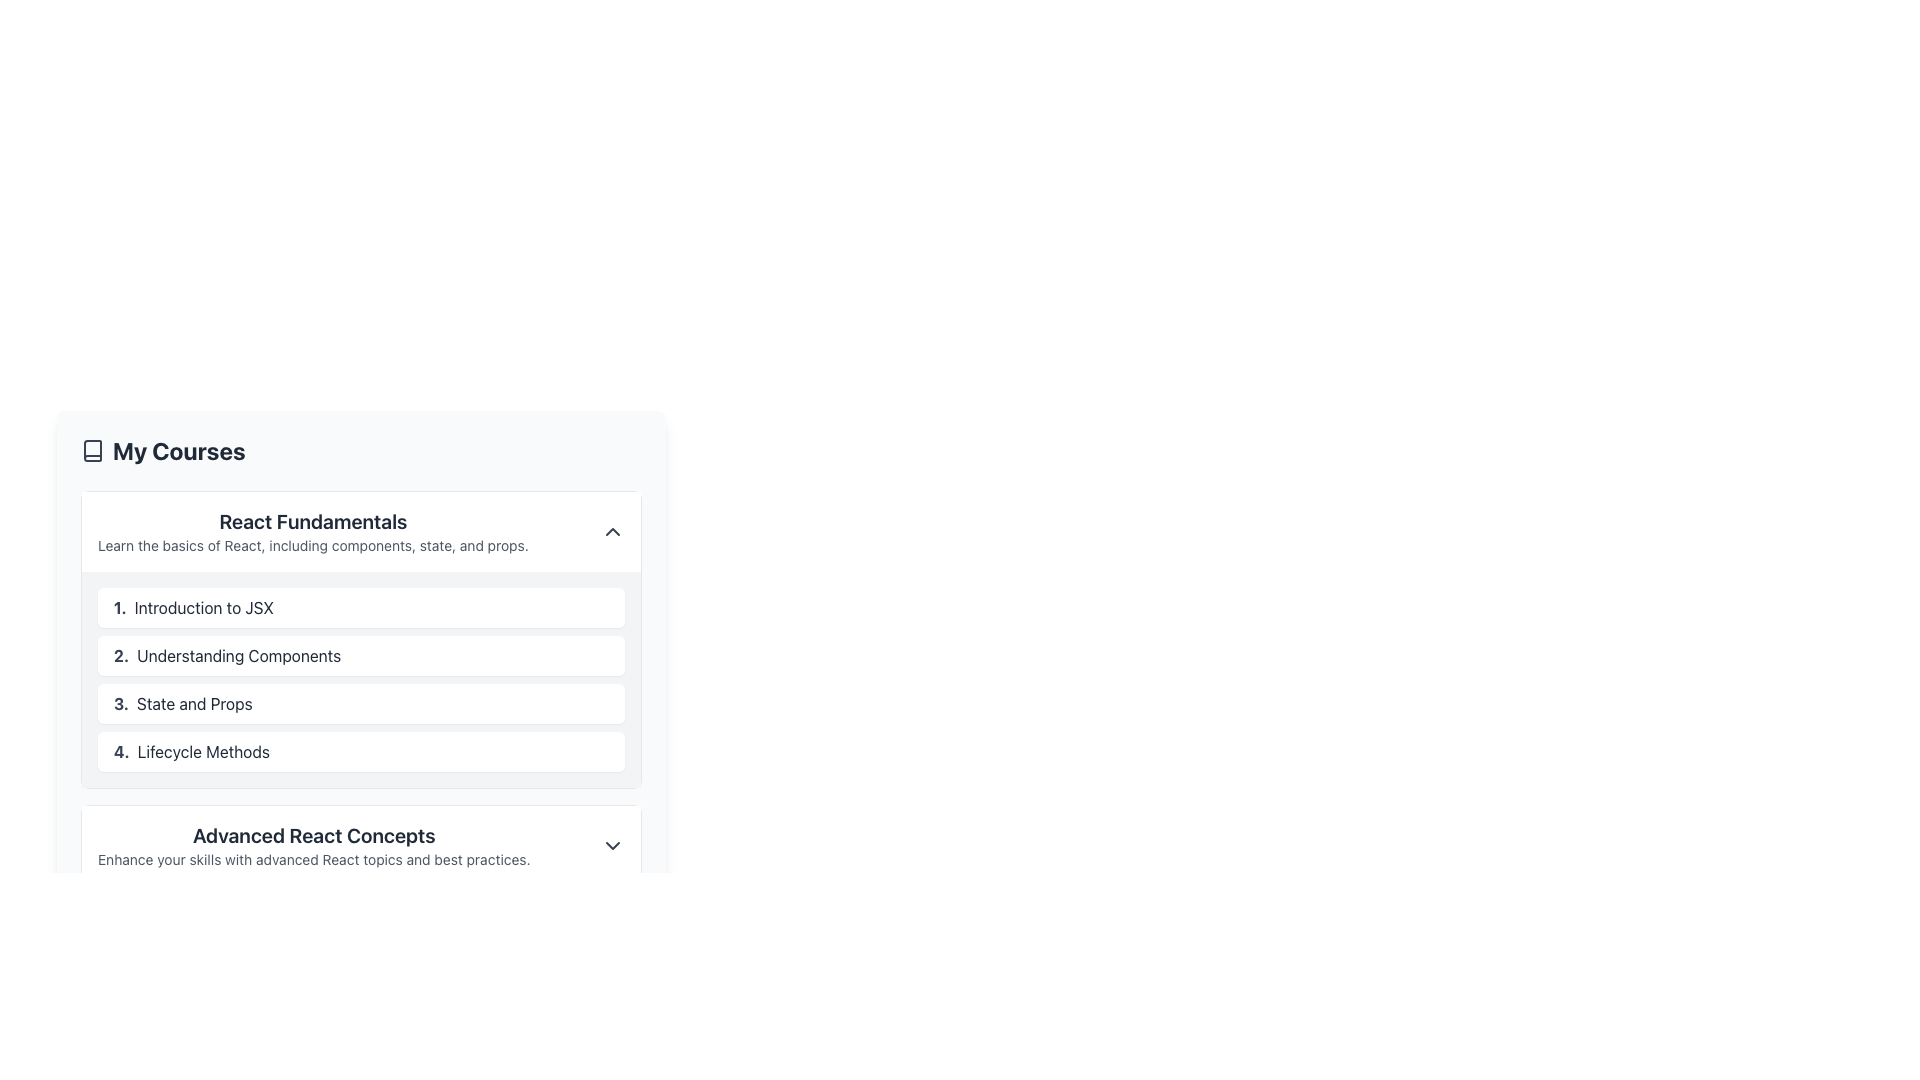  What do you see at coordinates (120, 752) in the screenshot?
I see `the text label 'Lifecycle Methods' adjacent to the numeral '4' in the list of sections` at bounding box center [120, 752].